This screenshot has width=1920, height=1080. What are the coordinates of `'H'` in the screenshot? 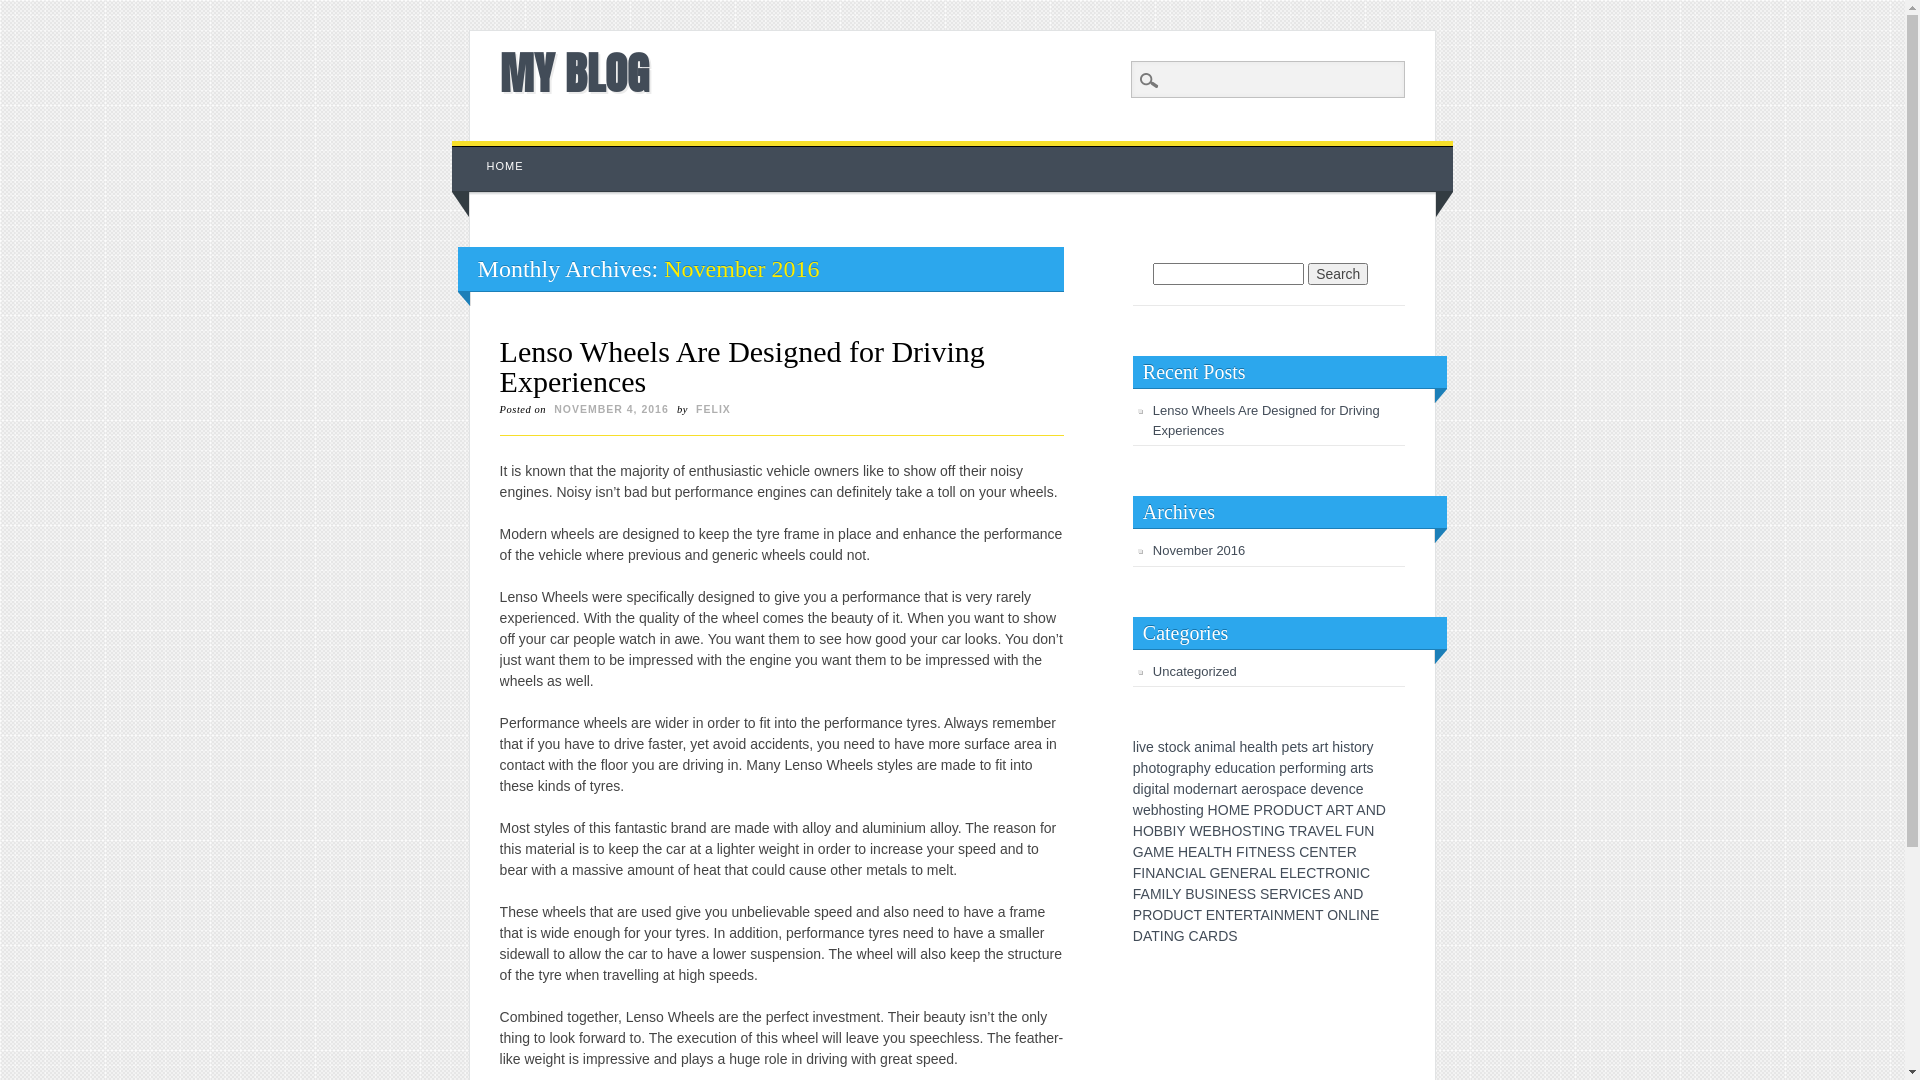 It's located at (1137, 830).